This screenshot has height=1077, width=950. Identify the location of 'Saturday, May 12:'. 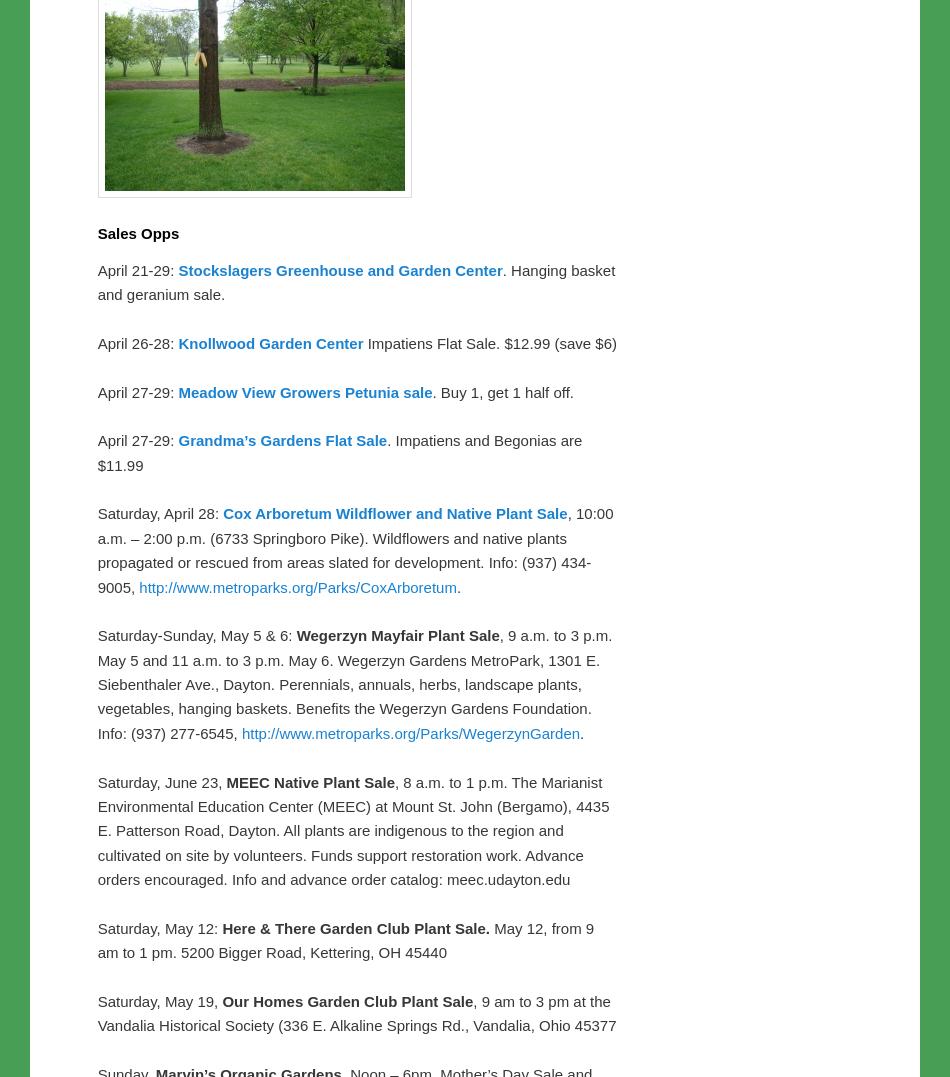
(159, 926).